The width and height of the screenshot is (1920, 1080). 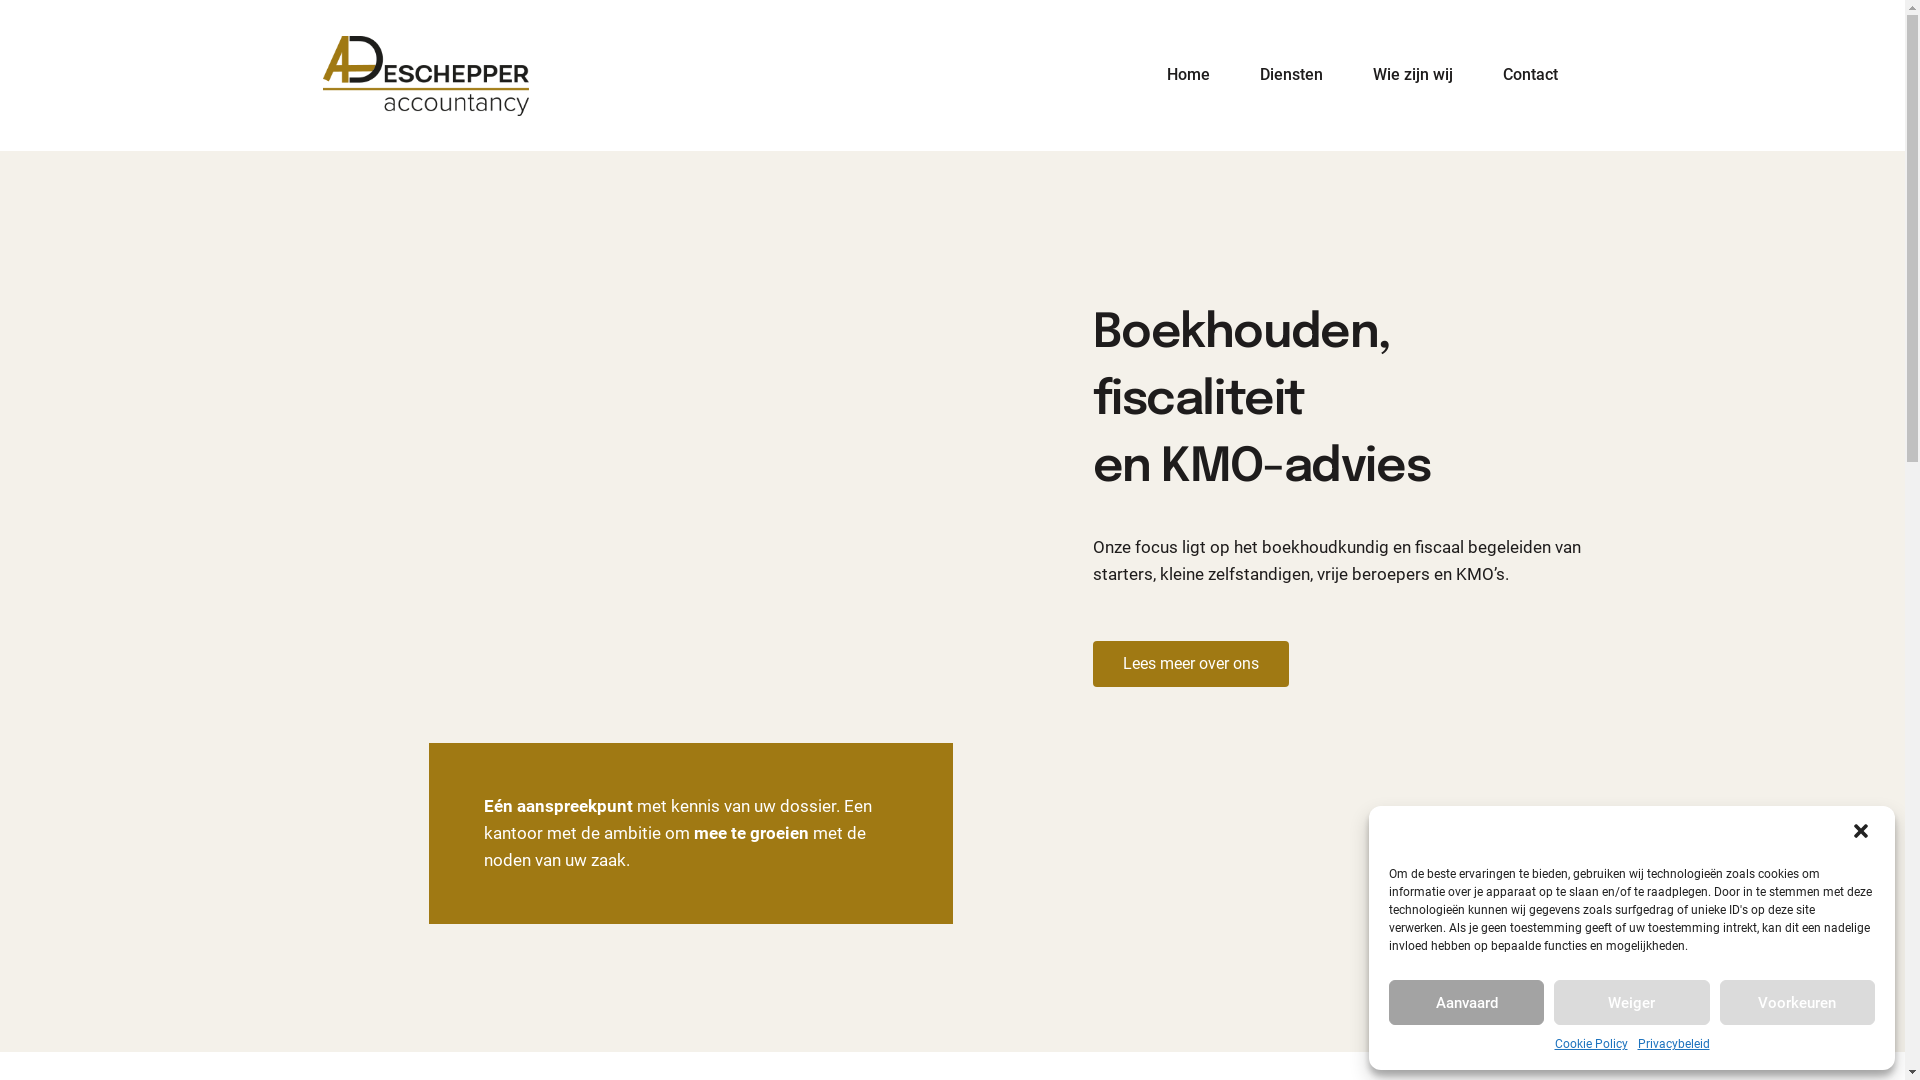 I want to click on 'Voorkeuren', so click(x=1797, y=1002).